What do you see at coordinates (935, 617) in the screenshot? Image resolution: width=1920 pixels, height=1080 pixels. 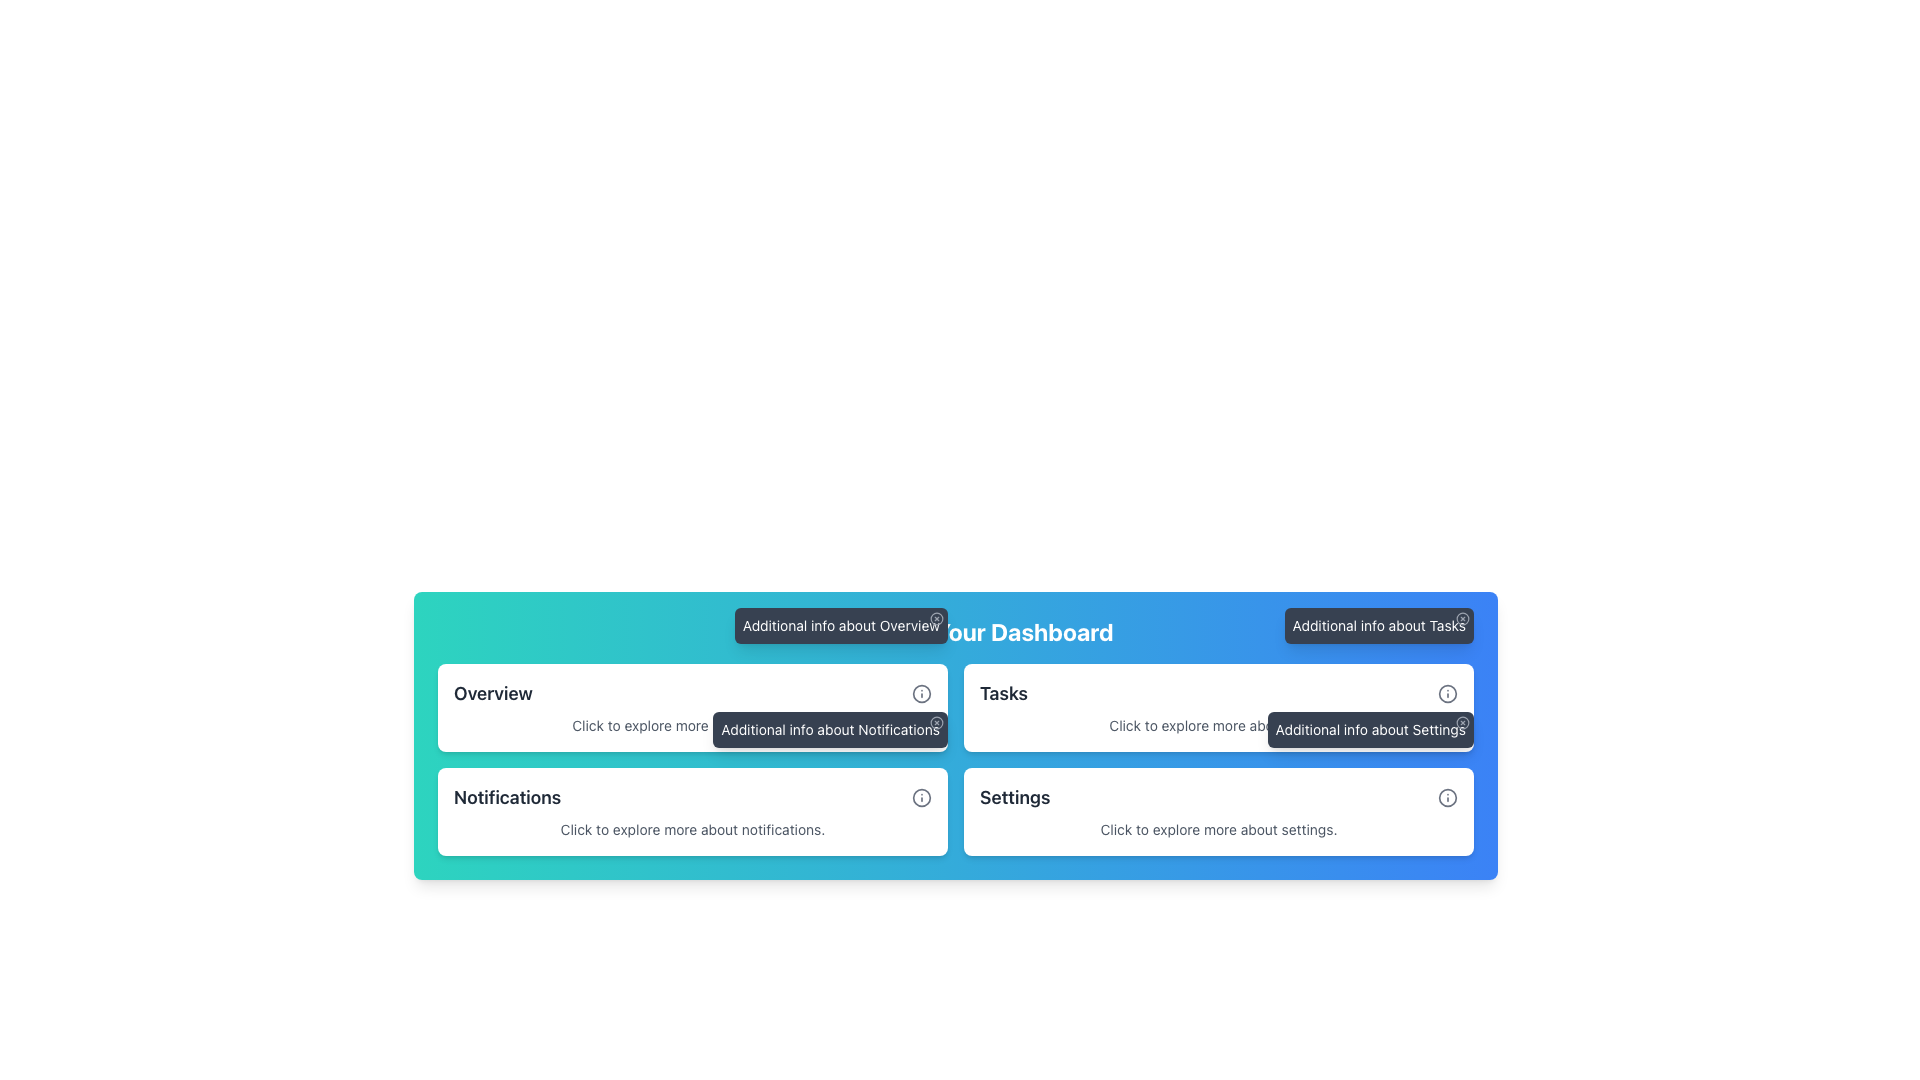 I see `the close button located in the top-right corner of the tooltip that contains the text 'Additional info about Overview'` at bounding box center [935, 617].